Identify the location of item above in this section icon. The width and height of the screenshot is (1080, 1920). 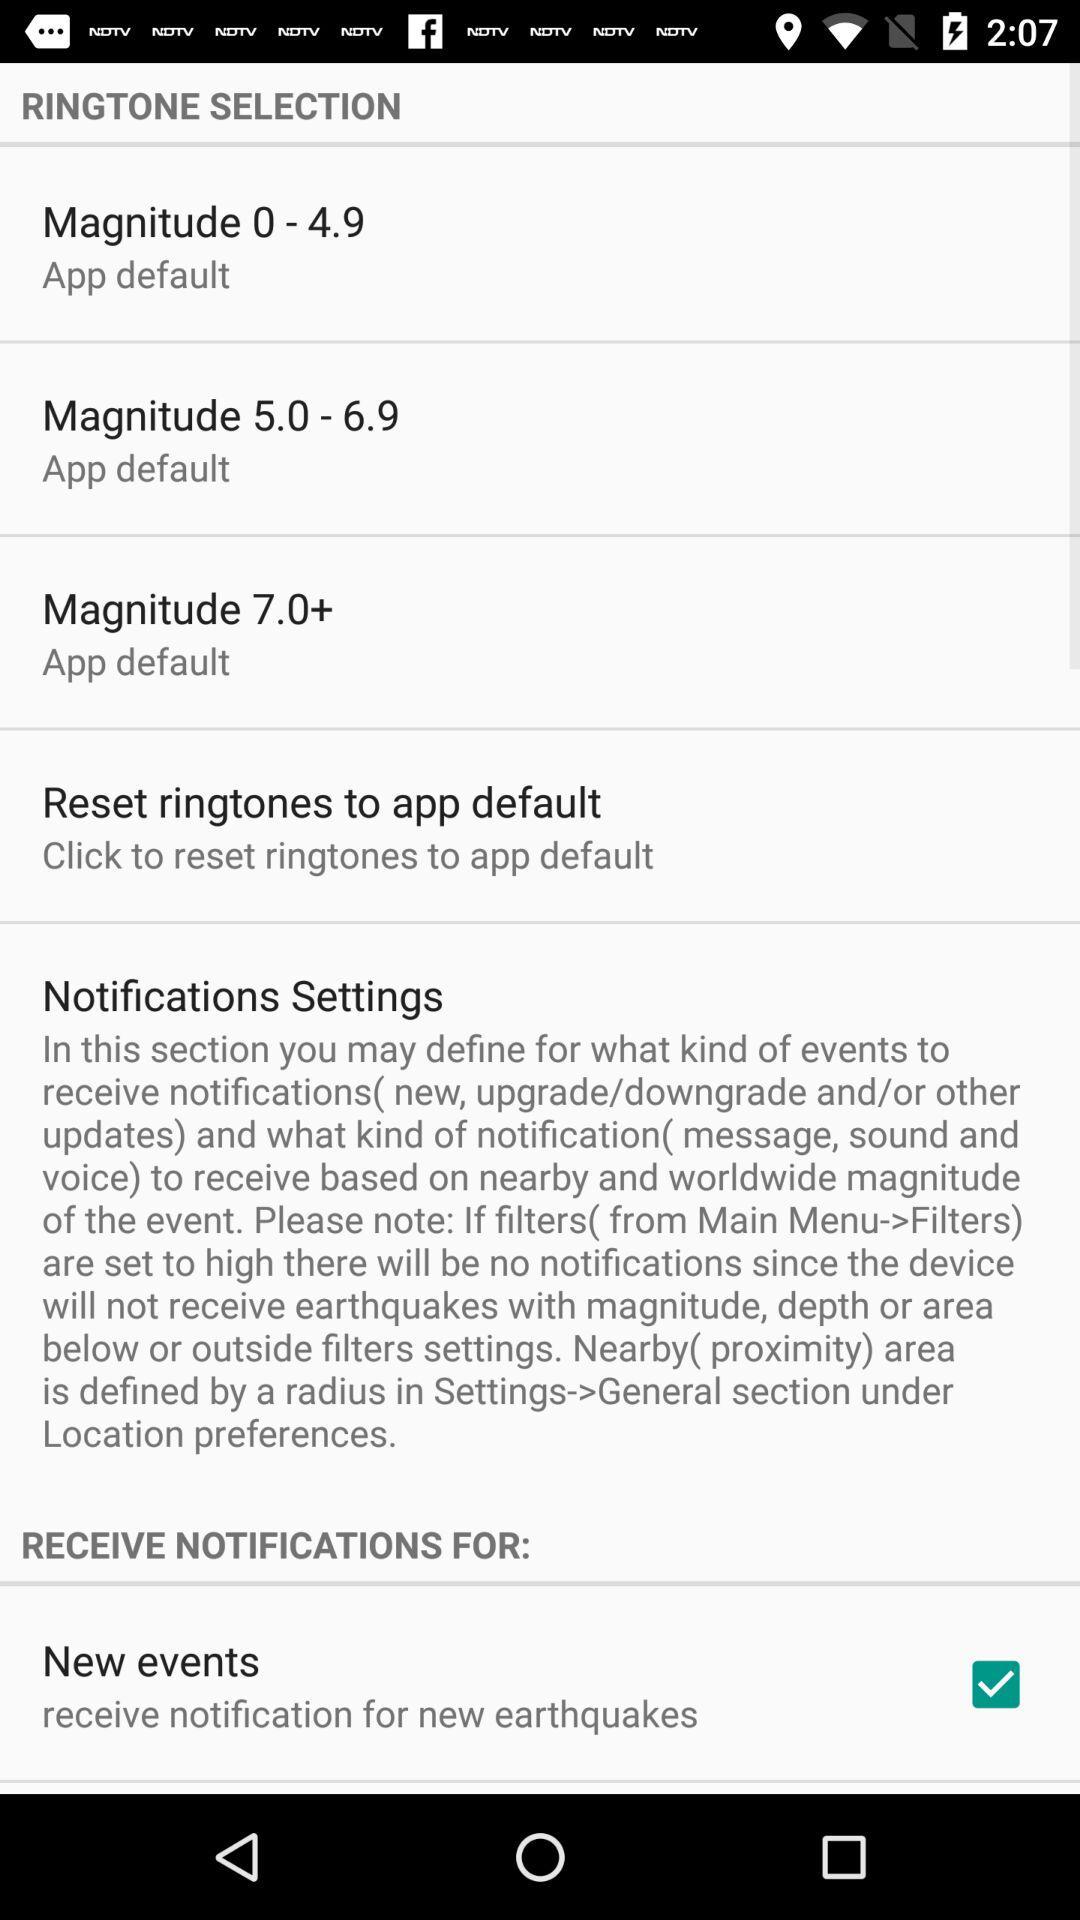
(242, 994).